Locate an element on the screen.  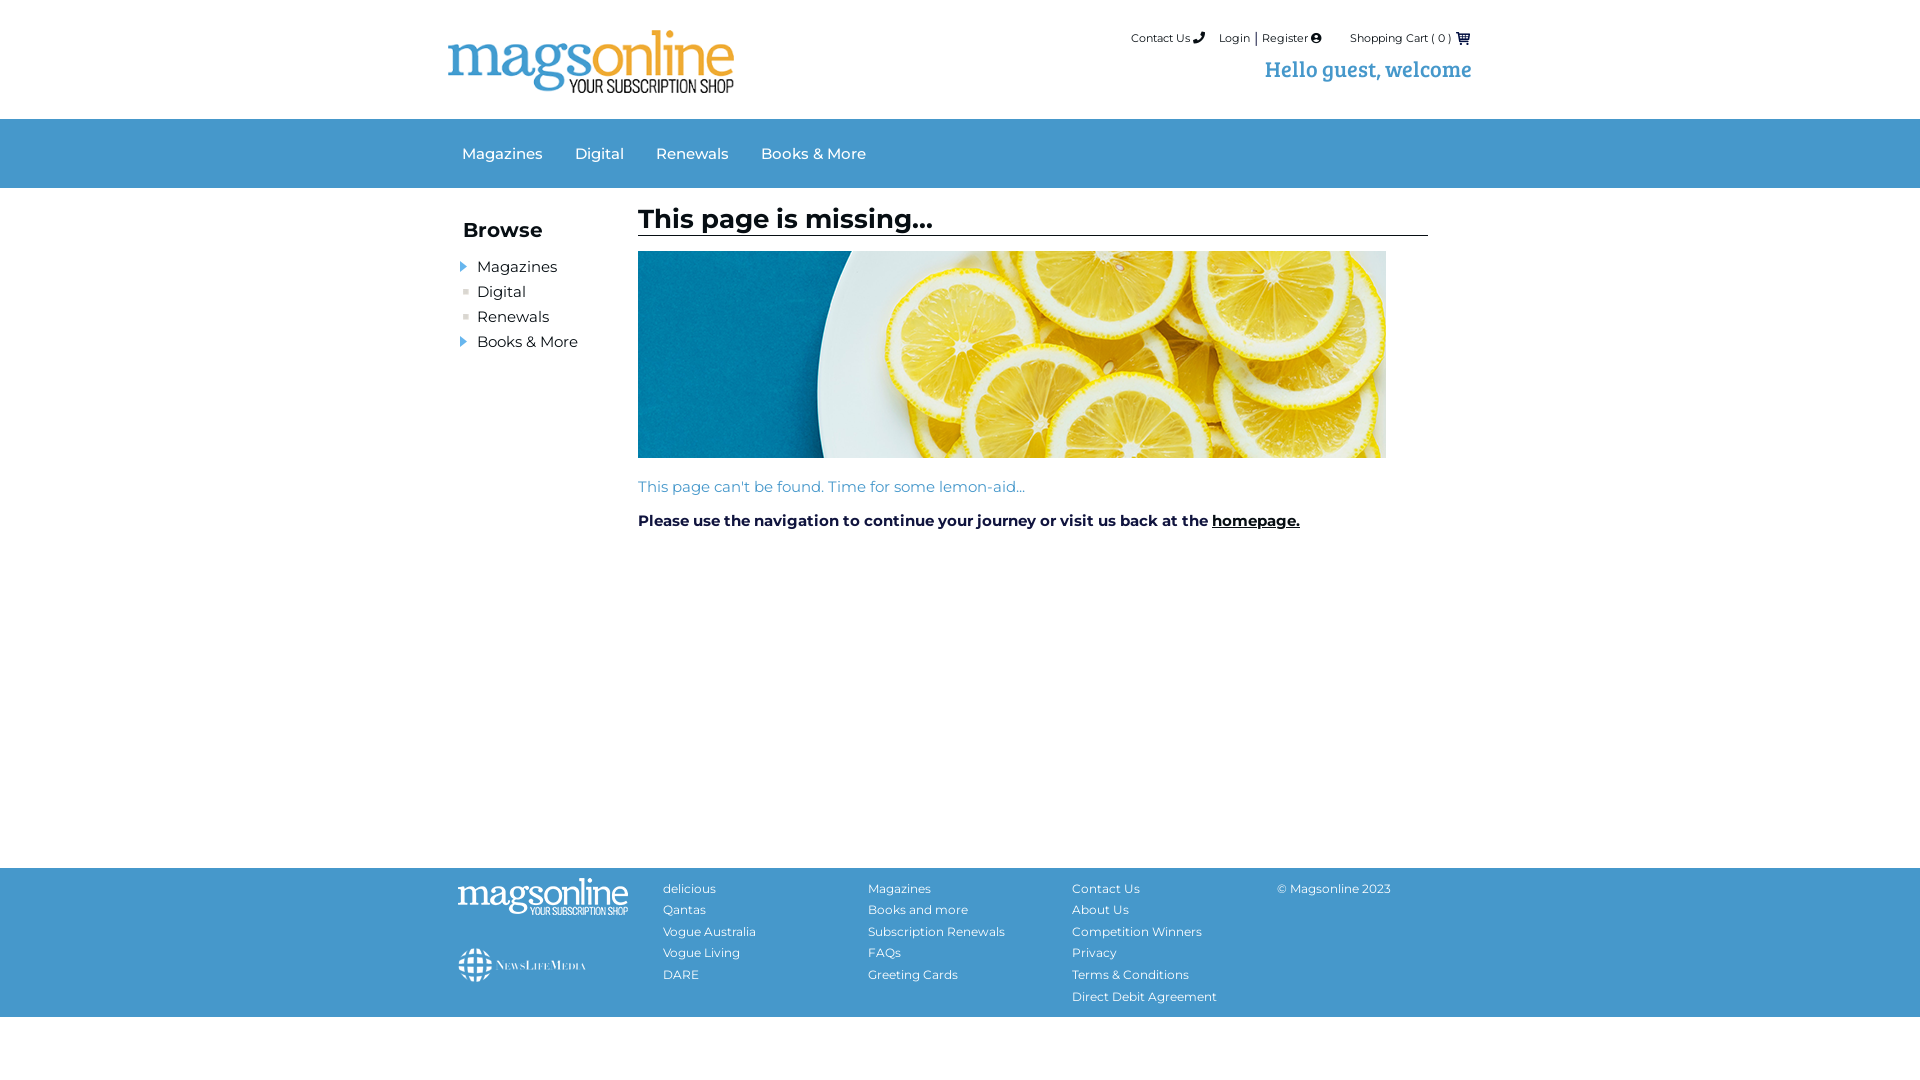
'Contact Us' is located at coordinates (1167, 38).